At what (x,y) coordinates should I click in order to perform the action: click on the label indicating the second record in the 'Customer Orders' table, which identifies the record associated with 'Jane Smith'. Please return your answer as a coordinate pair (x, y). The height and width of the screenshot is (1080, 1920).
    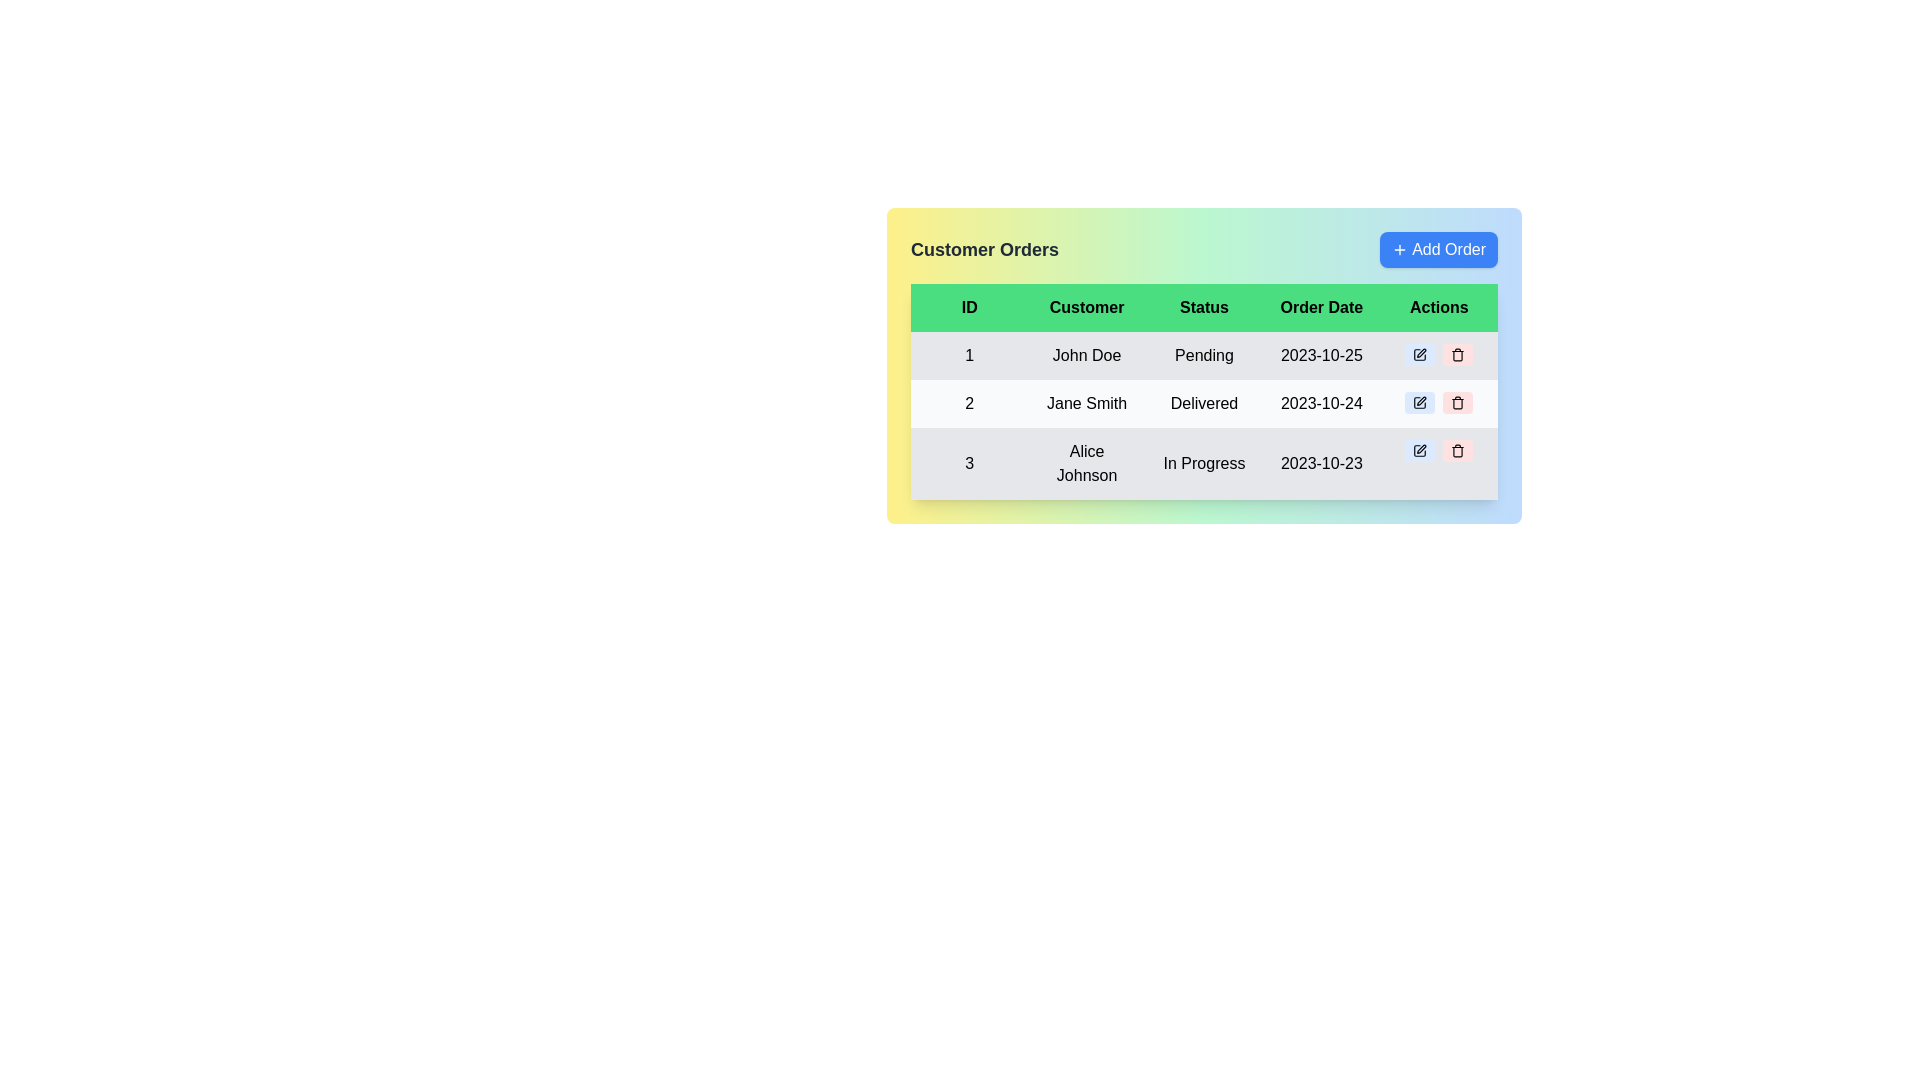
    Looking at the image, I should click on (969, 404).